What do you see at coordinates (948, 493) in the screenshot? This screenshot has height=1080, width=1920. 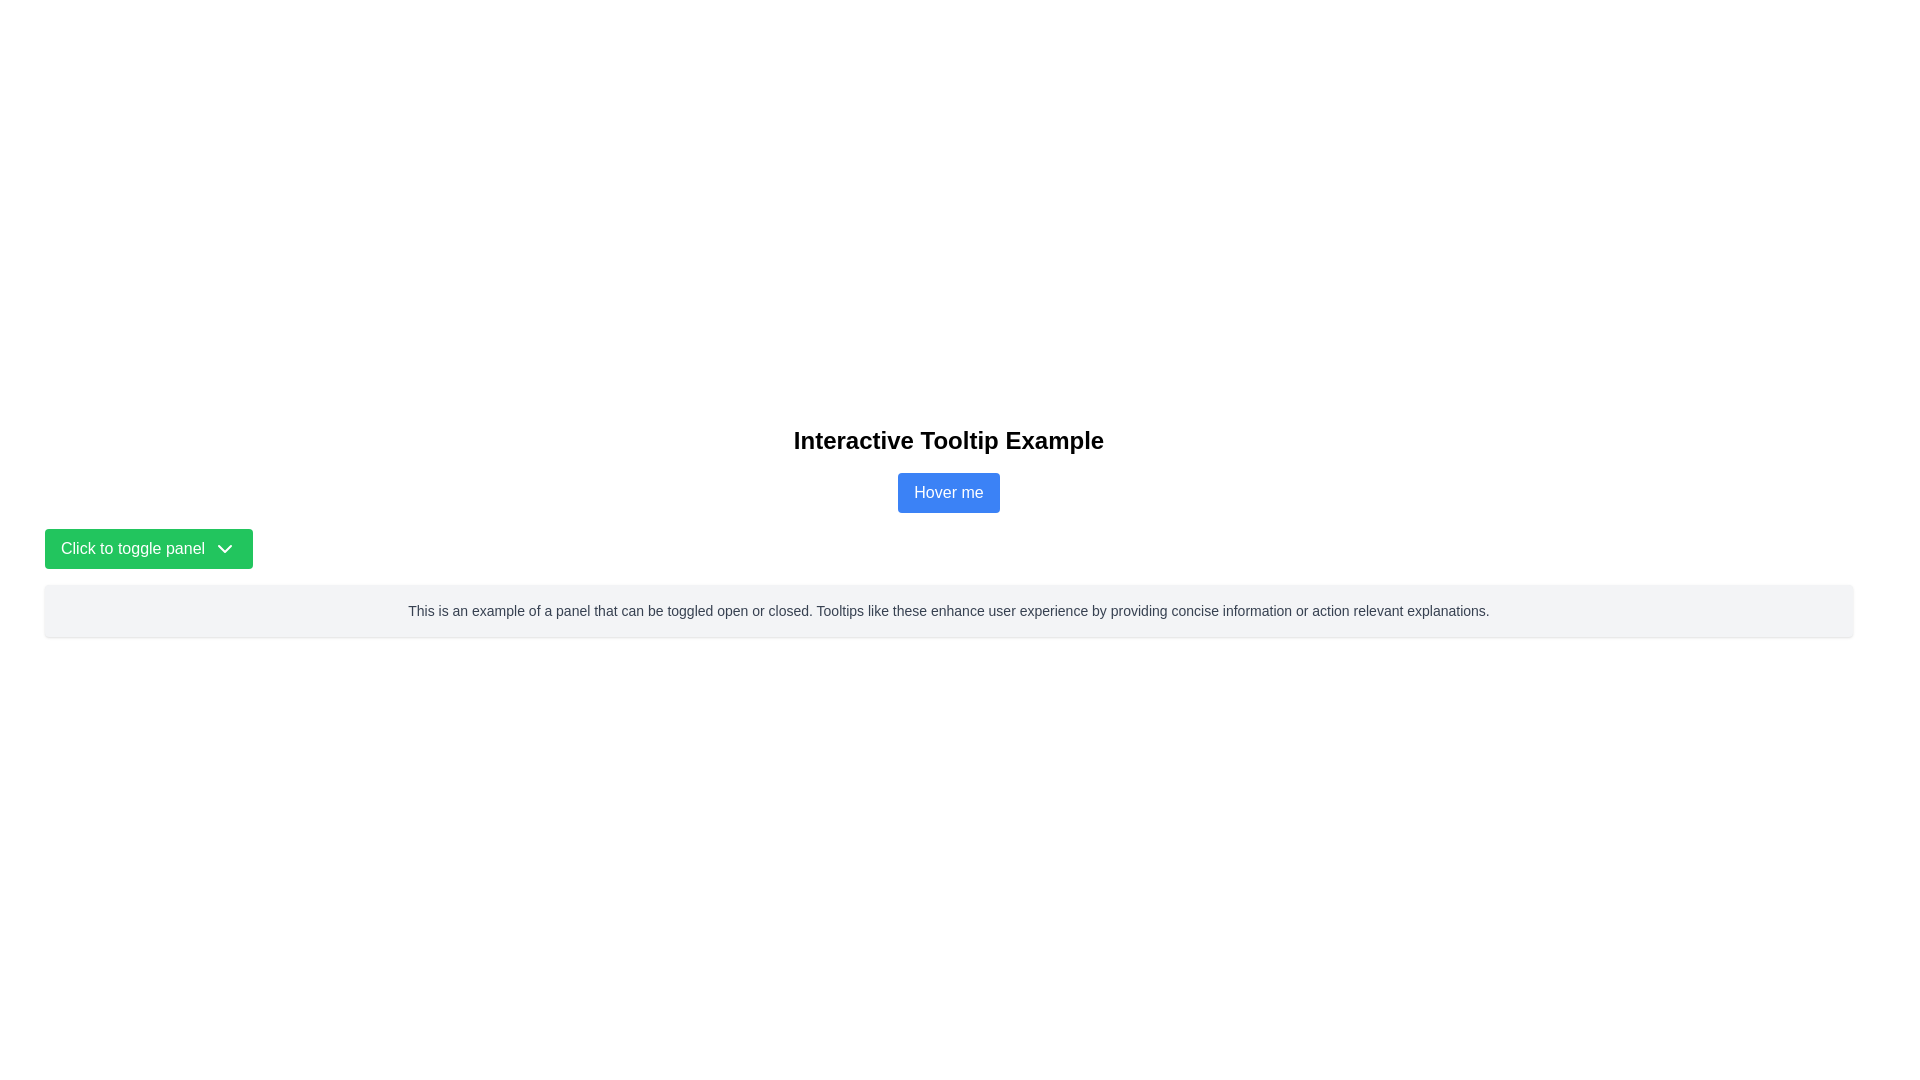 I see `the blue button labeled 'Hover me'` at bounding box center [948, 493].